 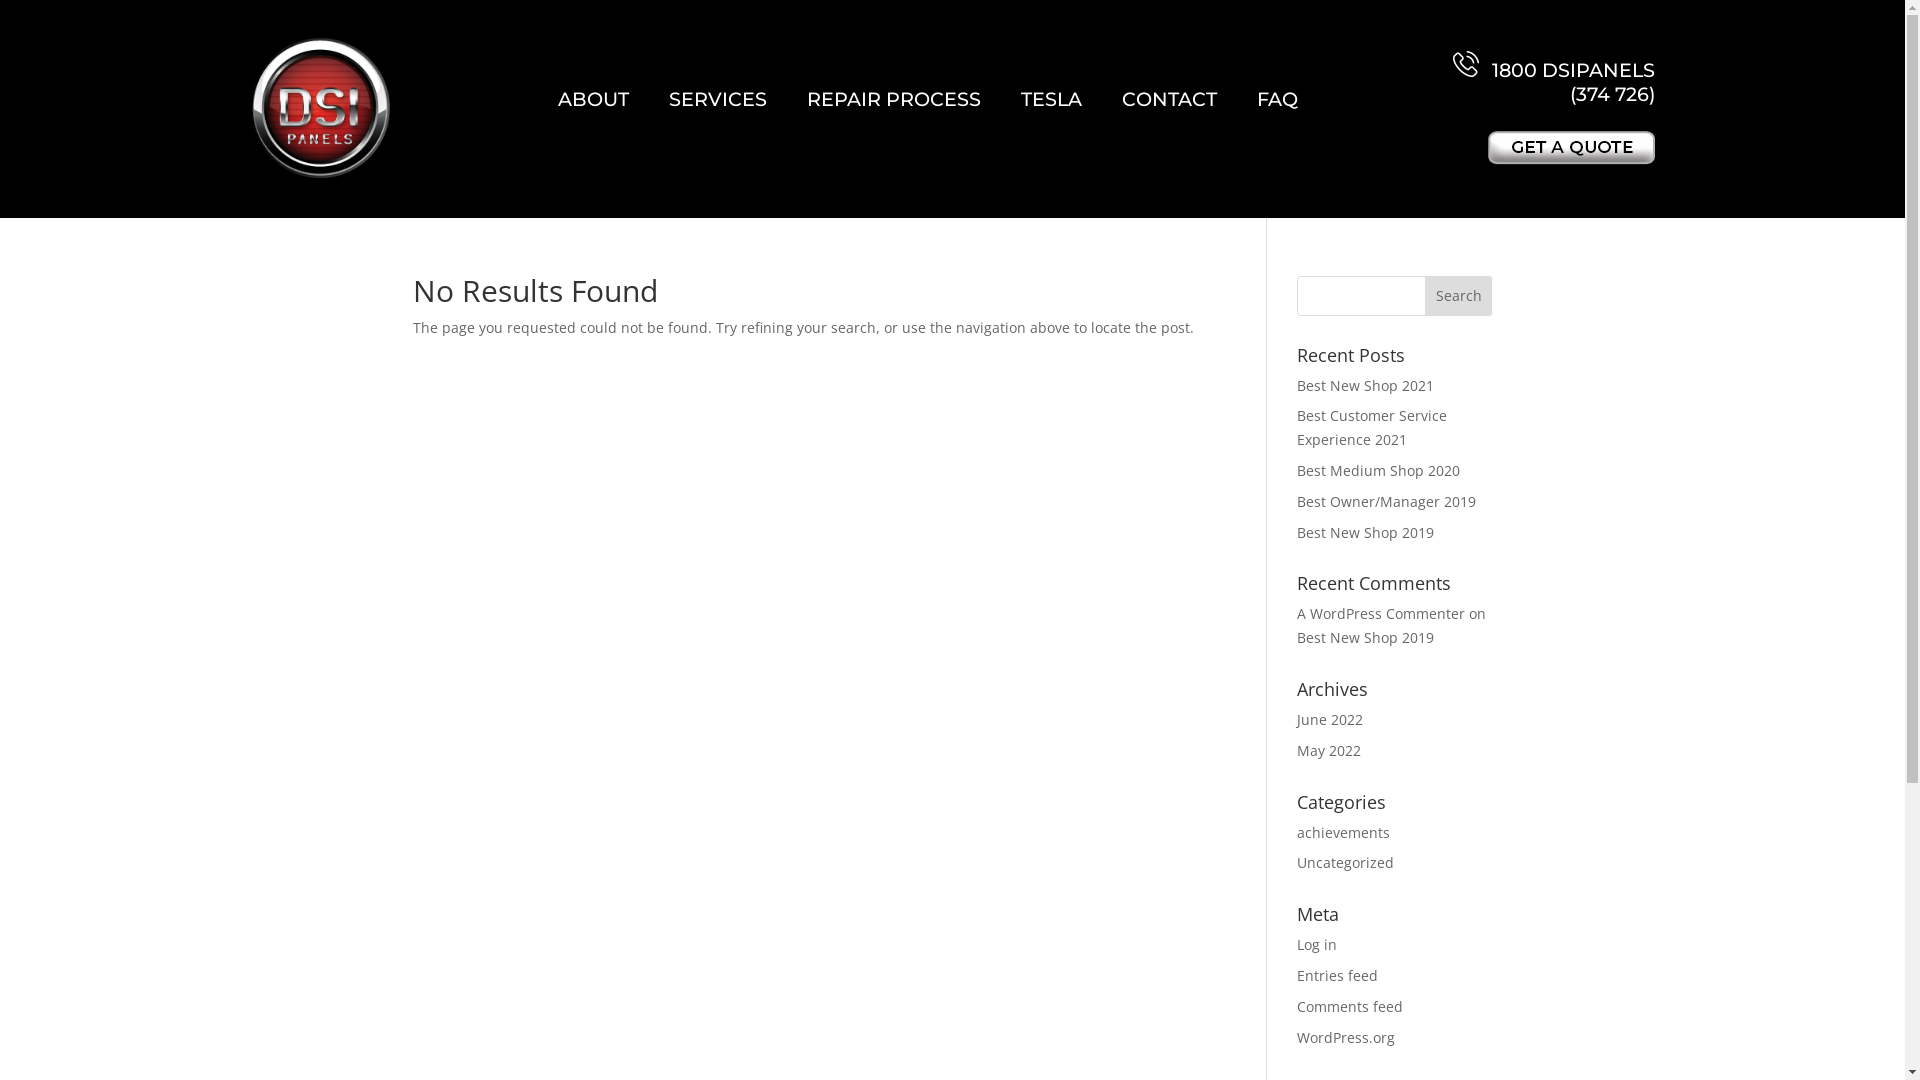 I want to click on 'Best Owner/Manager 2019', so click(x=1385, y=500).